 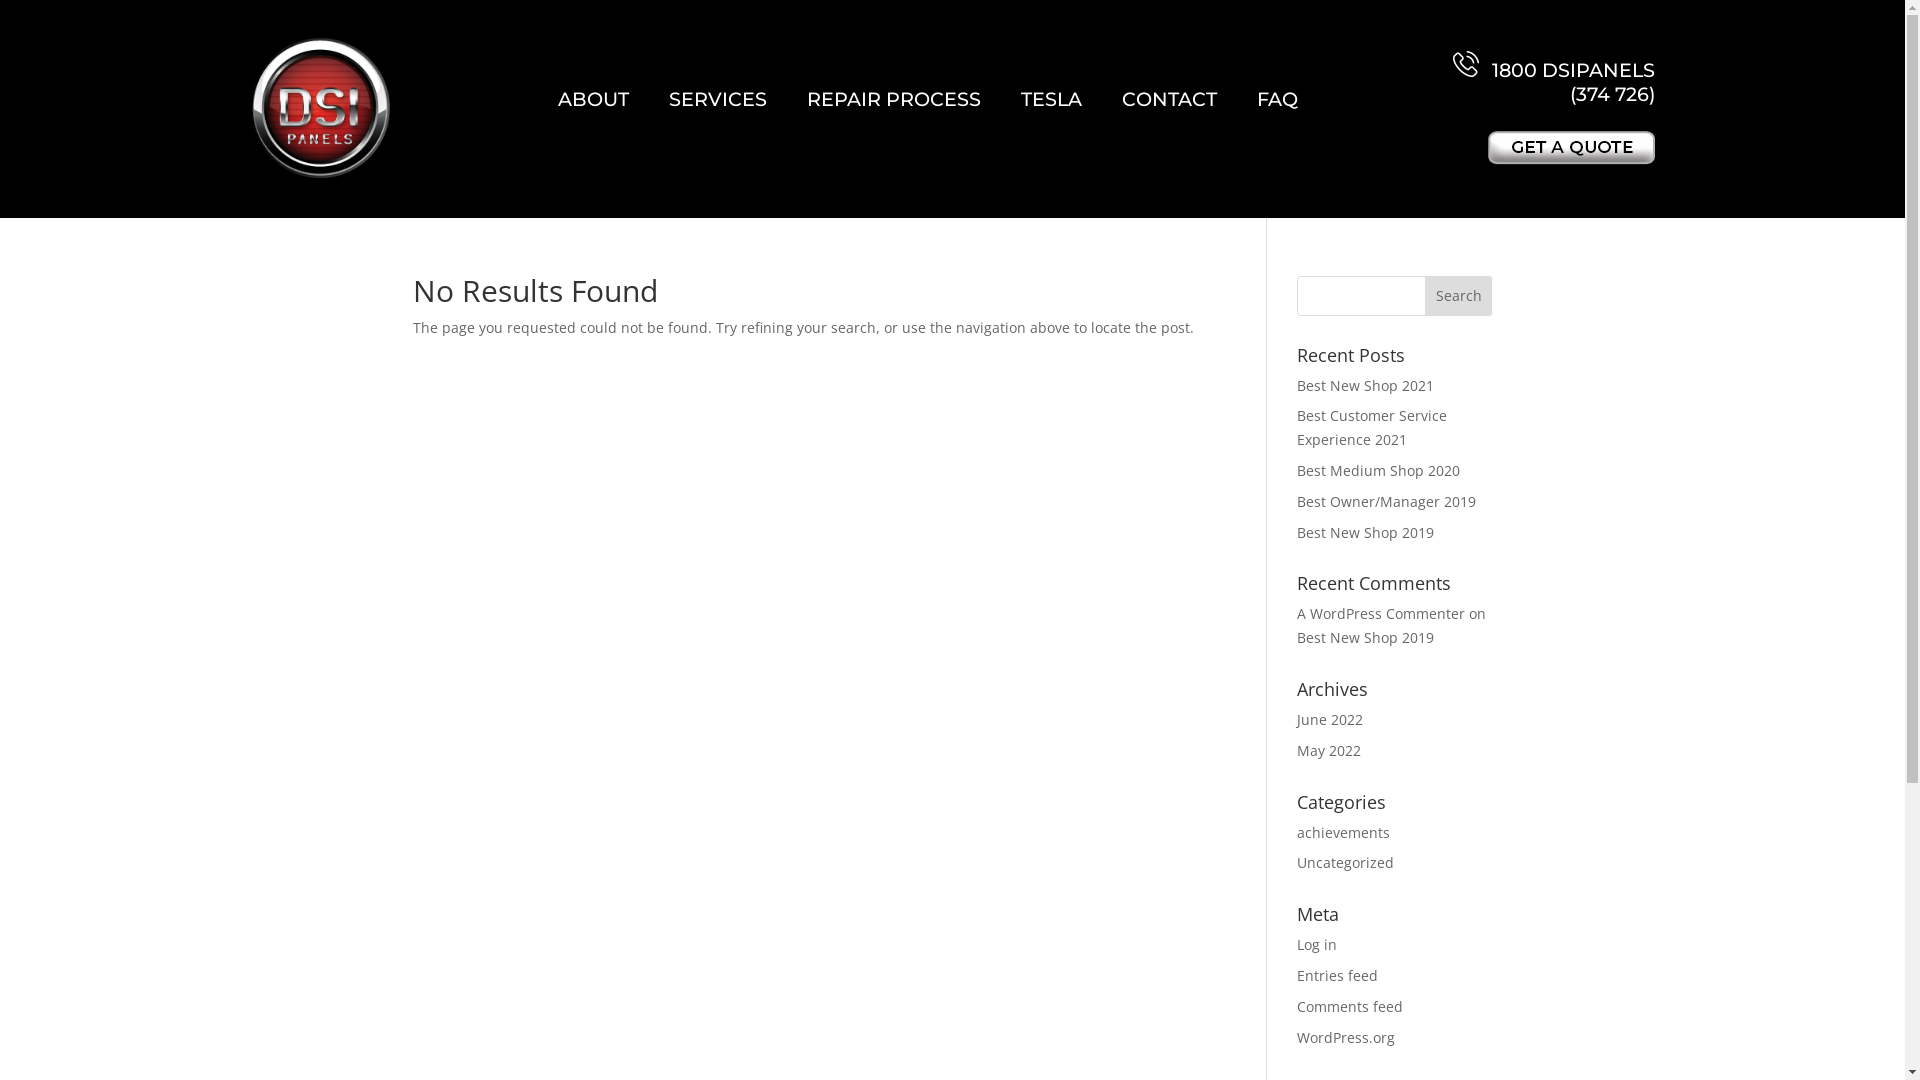 I want to click on 'Best Owner/Manager 2019', so click(x=1385, y=500).